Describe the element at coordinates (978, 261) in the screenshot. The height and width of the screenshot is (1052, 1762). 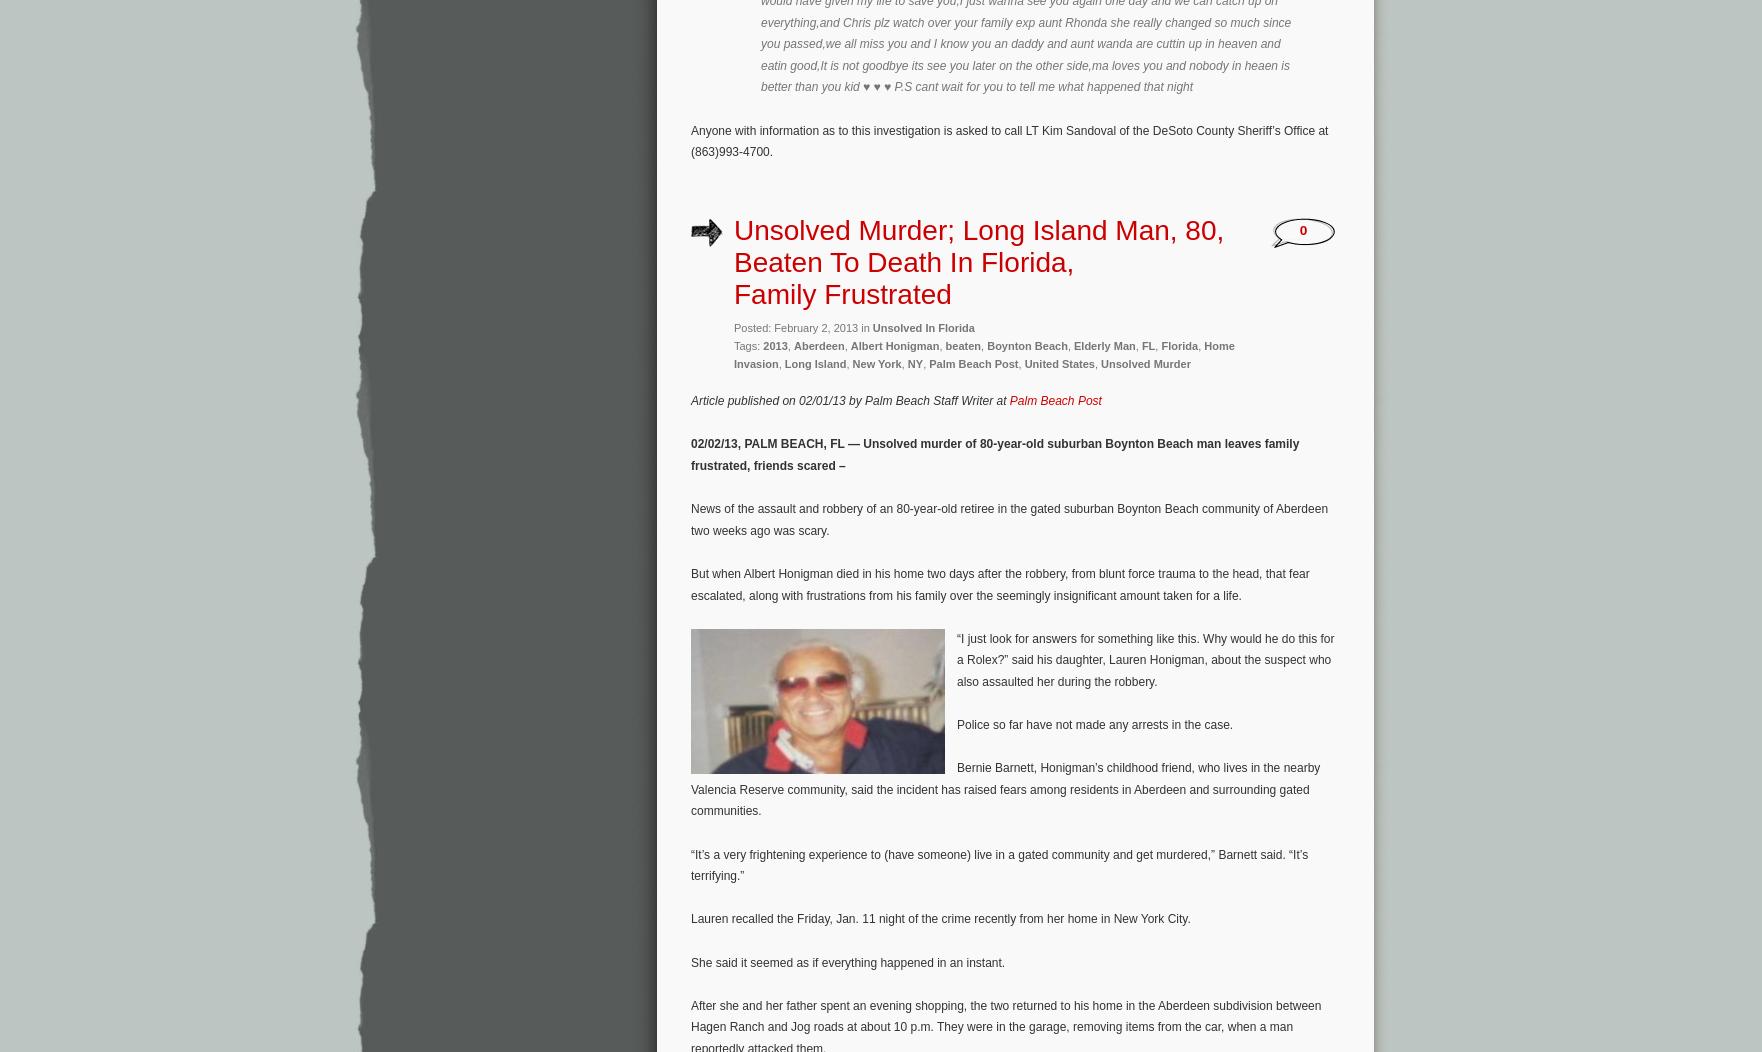
I see `'Unsolved Murder; Long Island Man, 80, Beaten To Death In Florida, Family Frustrated'` at that location.